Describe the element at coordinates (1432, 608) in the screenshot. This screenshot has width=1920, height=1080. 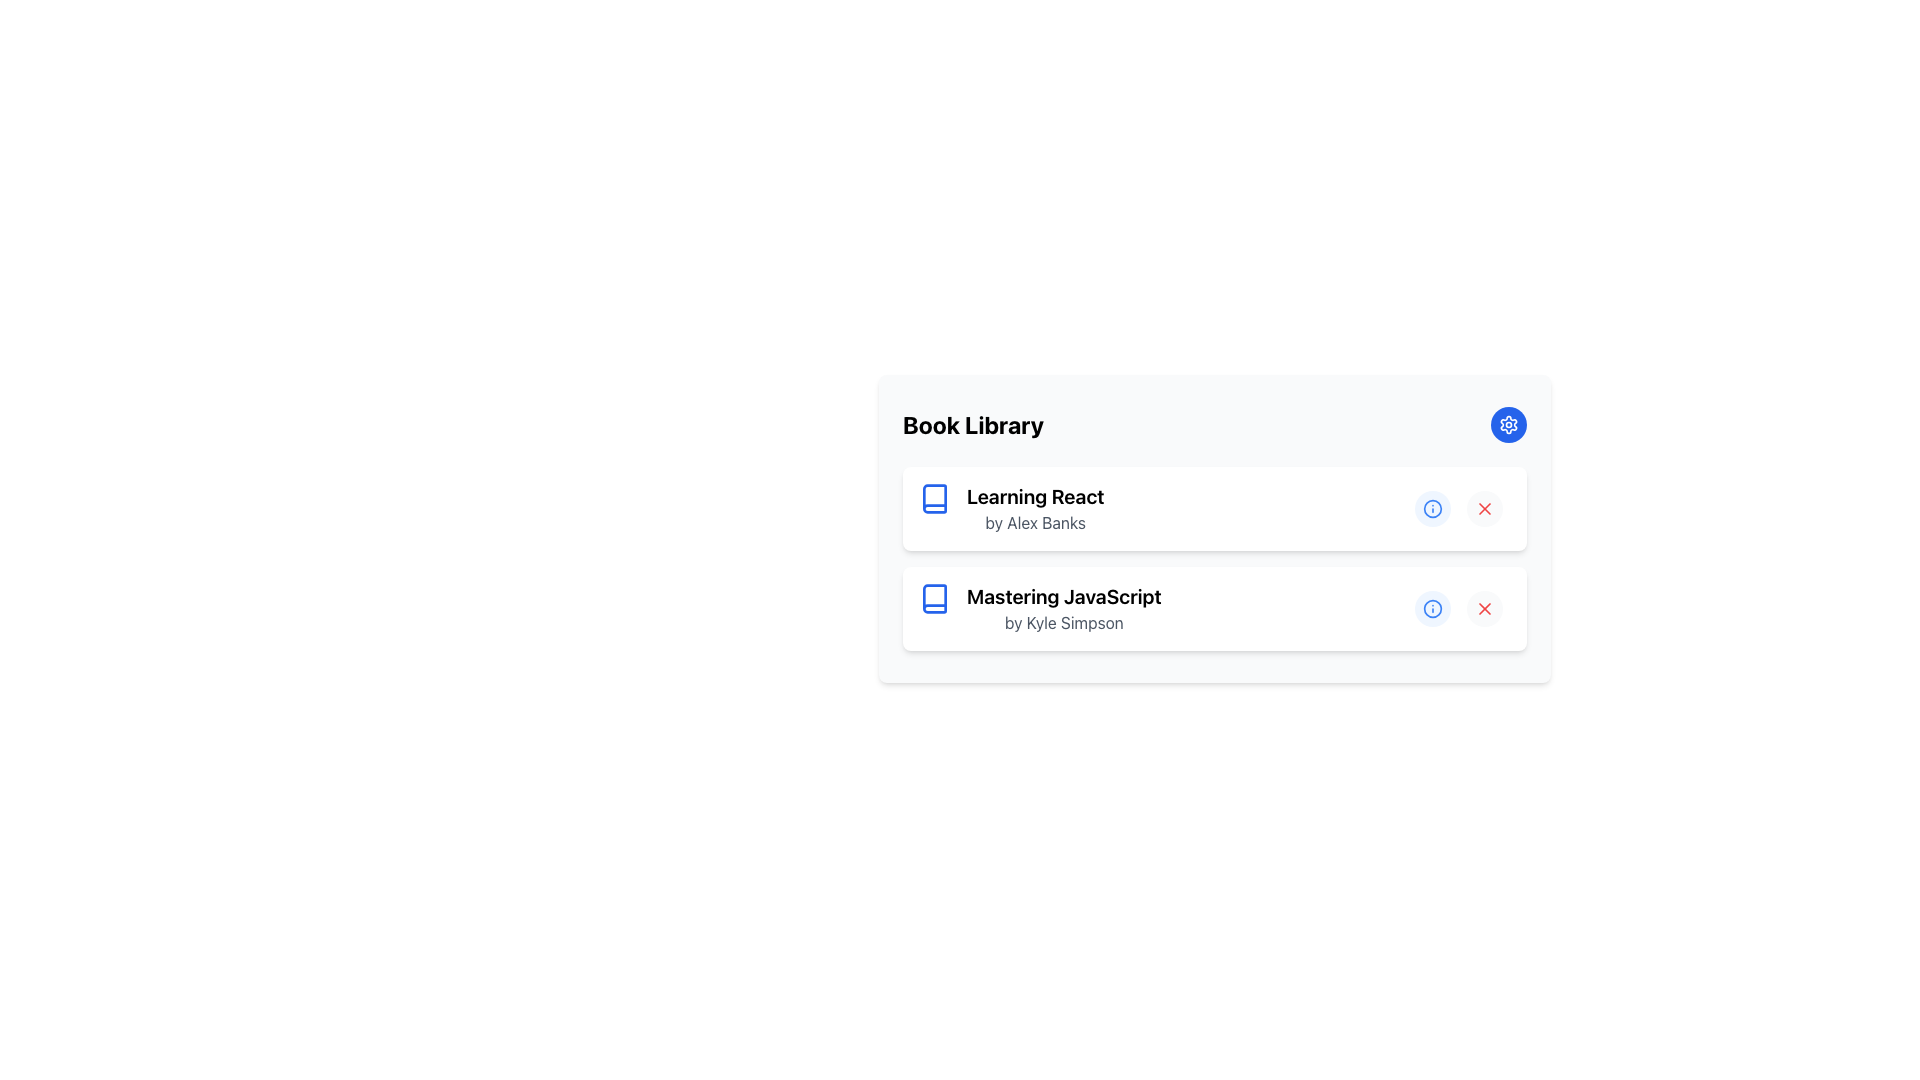
I see `the circular blue icon with an outlined border and an 'i' symbol, located in the right portion of the second row of book entries for 'Learning React by Alex Banks'` at that location.